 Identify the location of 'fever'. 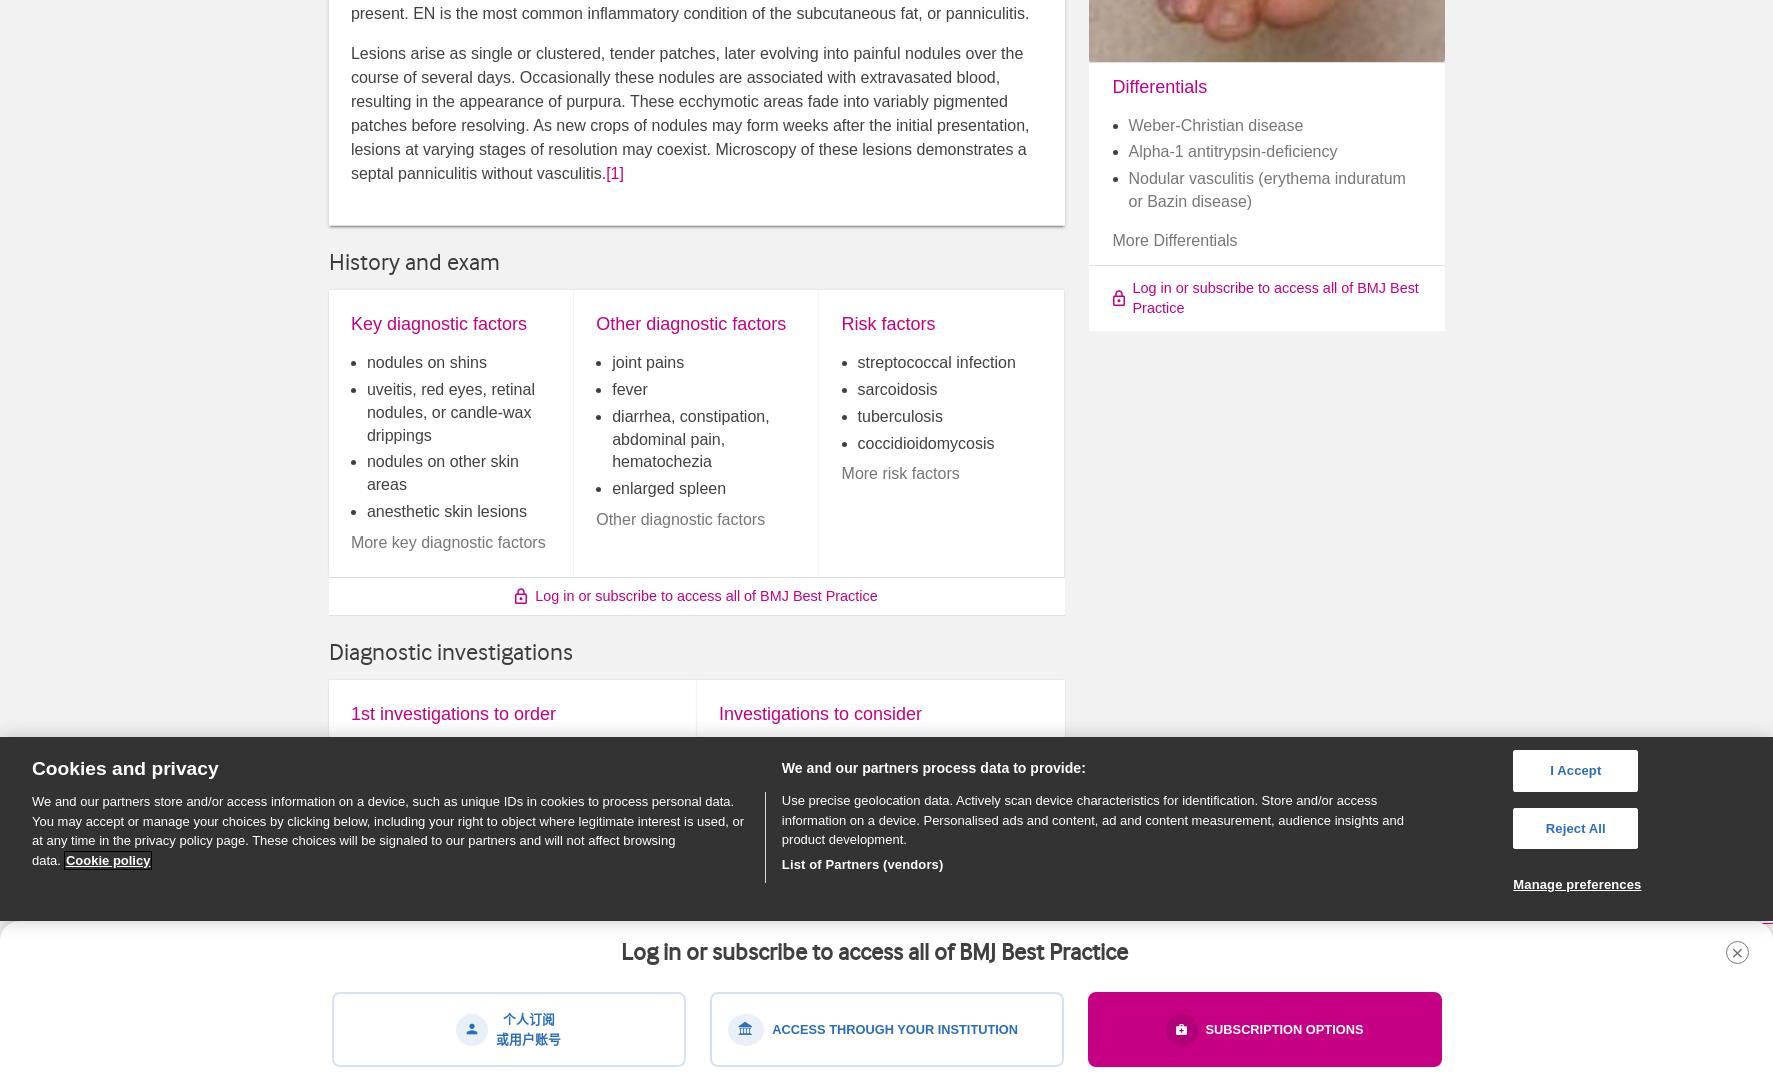
(628, 387).